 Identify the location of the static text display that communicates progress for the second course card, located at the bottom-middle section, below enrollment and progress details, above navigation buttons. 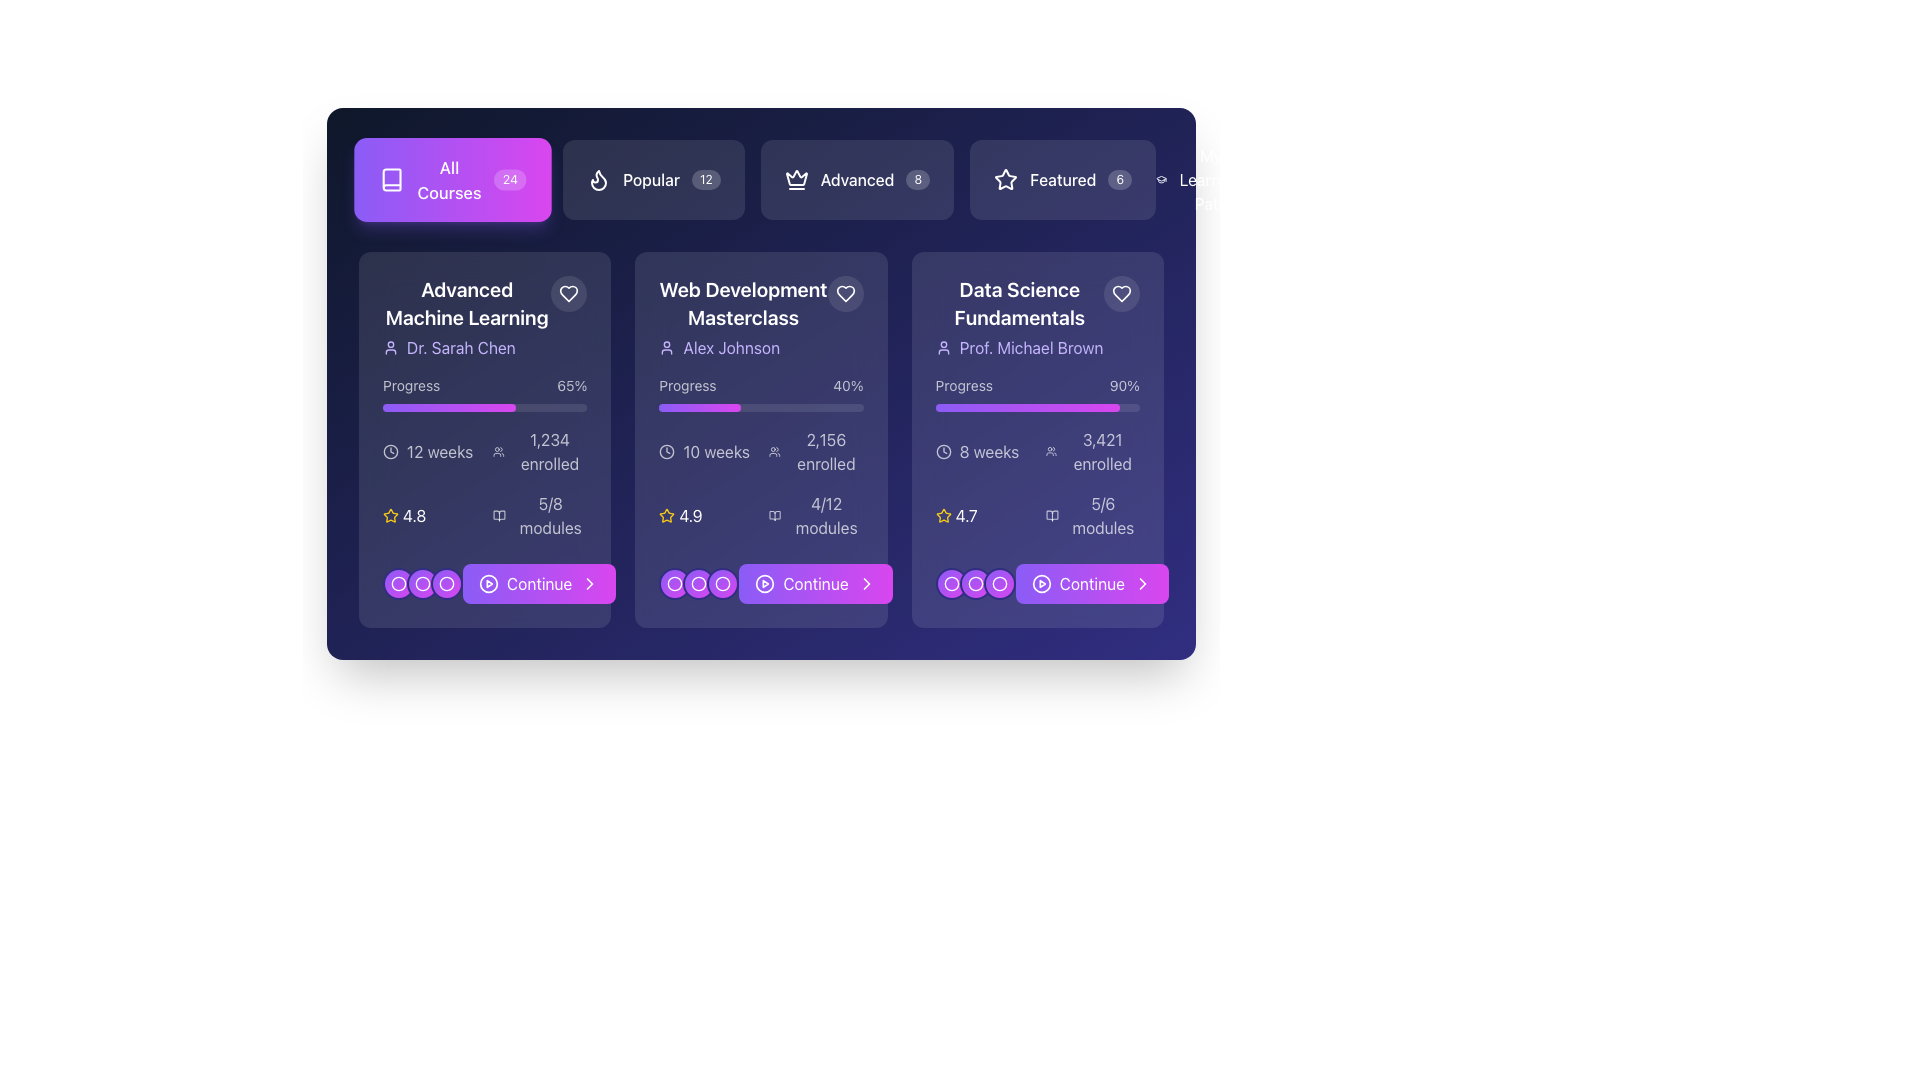
(826, 515).